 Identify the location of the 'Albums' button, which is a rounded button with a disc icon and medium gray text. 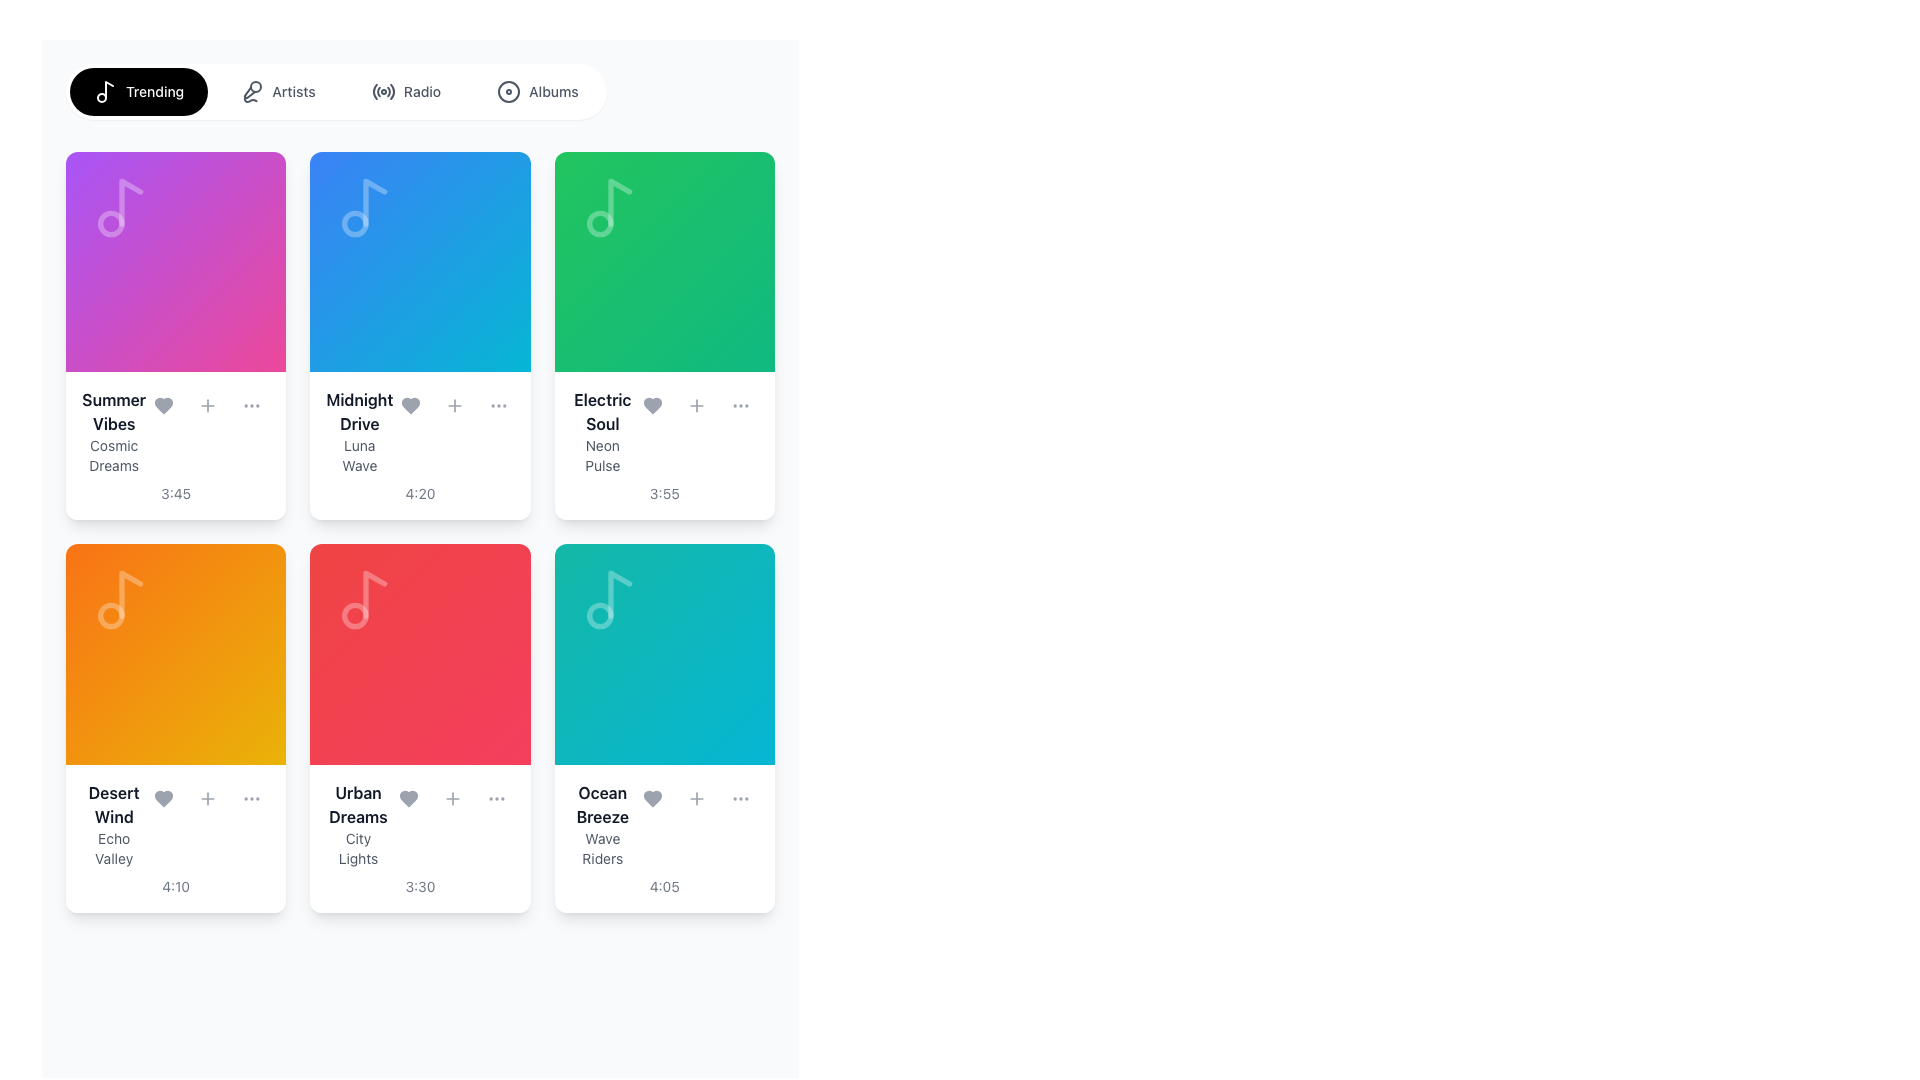
(537, 92).